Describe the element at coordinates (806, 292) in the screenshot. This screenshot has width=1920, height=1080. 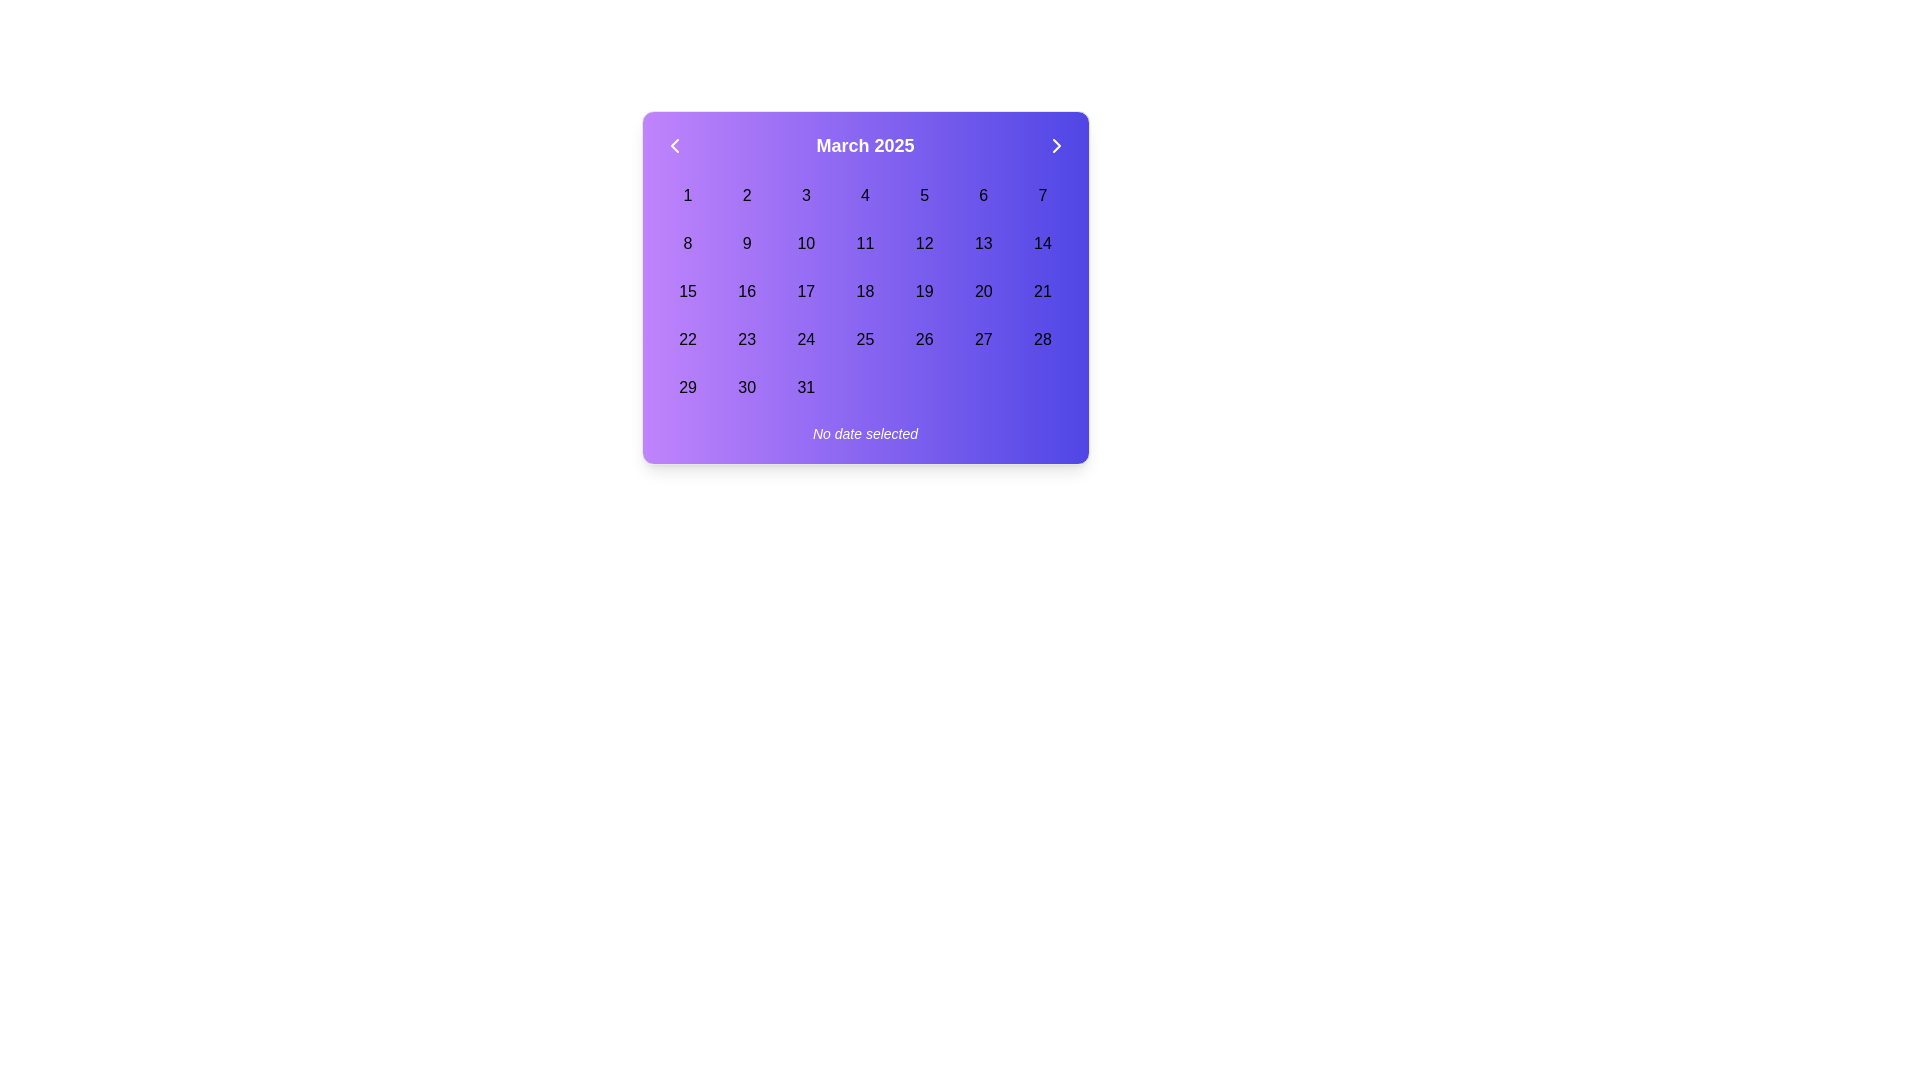
I see `the small circular button labeled '17' in the calendar grid for March 2025` at that location.